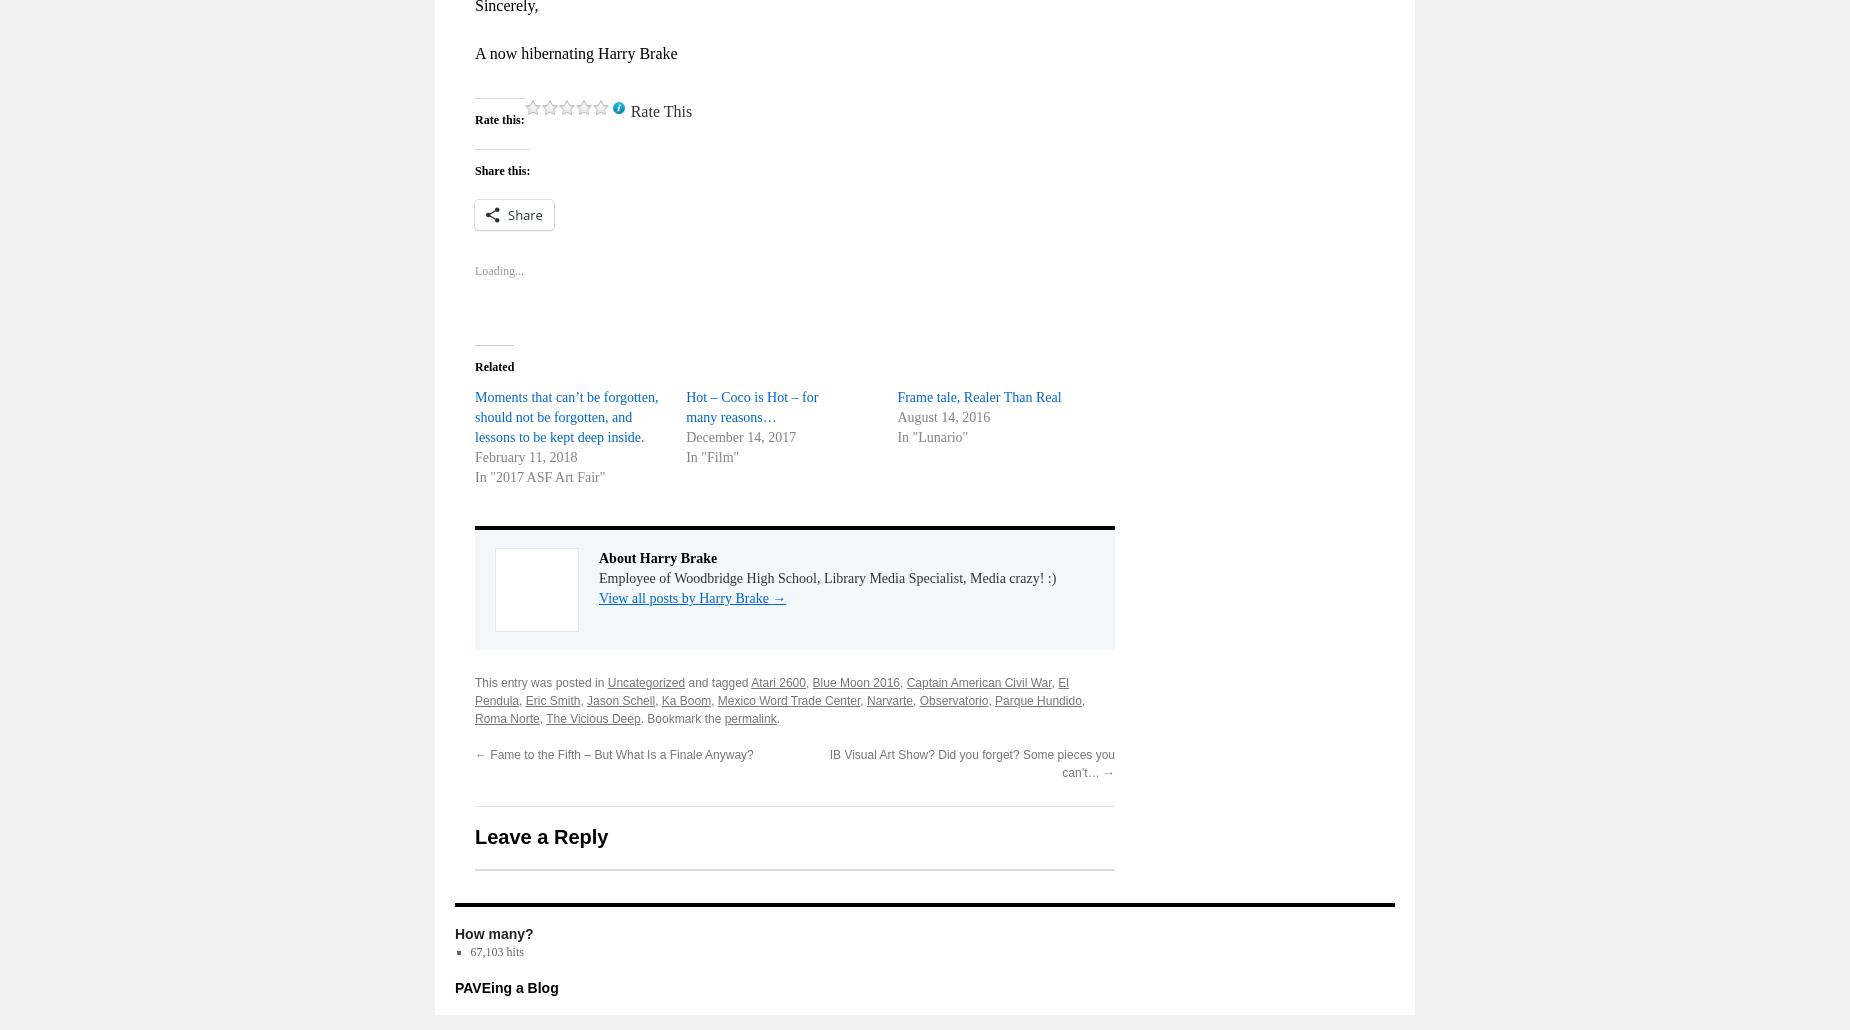 The image size is (1850, 1030). I want to click on '67,103 hits', so click(496, 949).